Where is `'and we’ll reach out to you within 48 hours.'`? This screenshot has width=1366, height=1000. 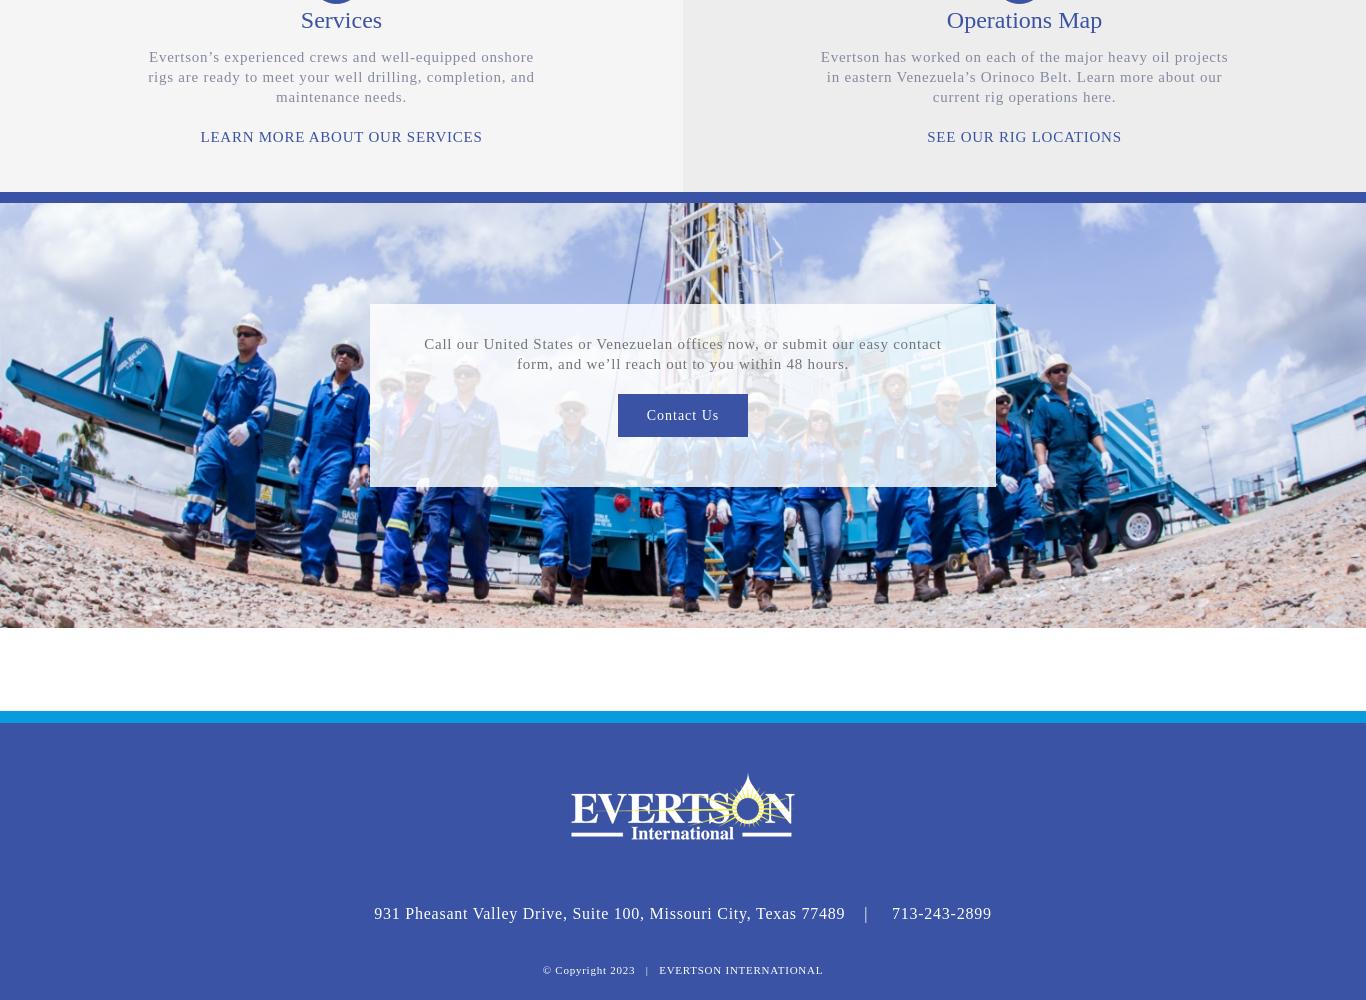
'and we’ll reach out to you within 48 hours.' is located at coordinates (703, 363).